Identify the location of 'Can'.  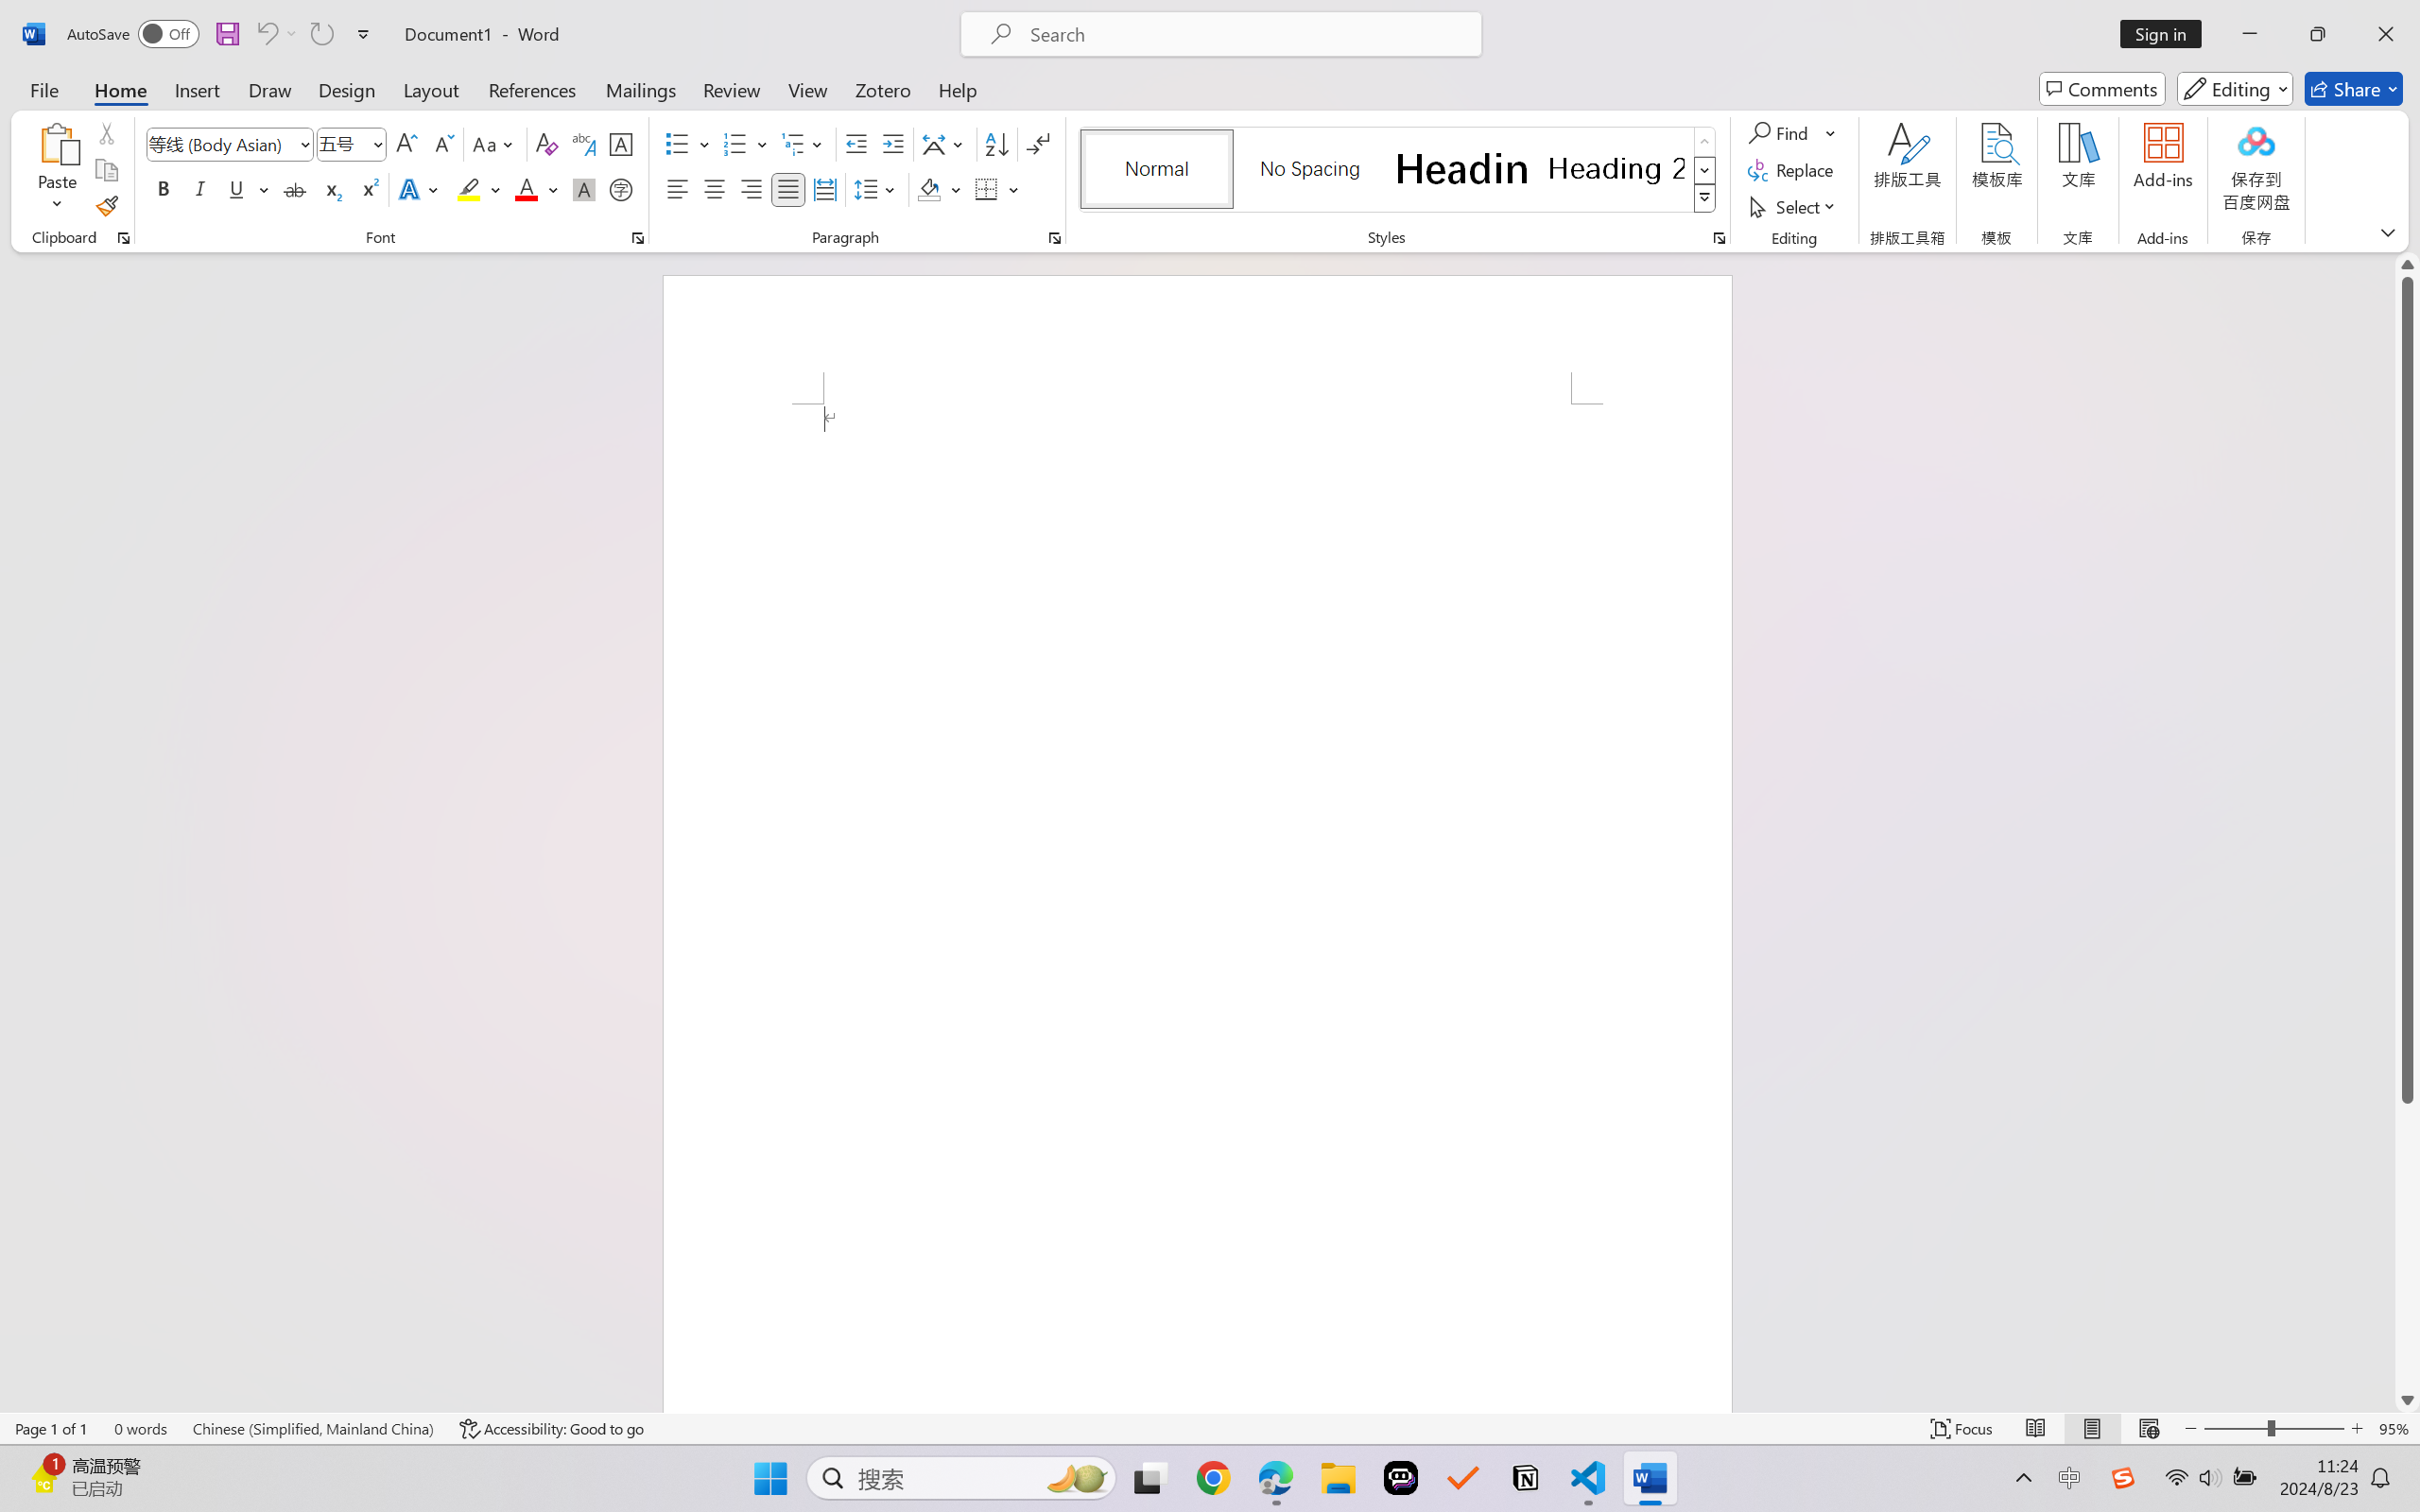
(274, 33).